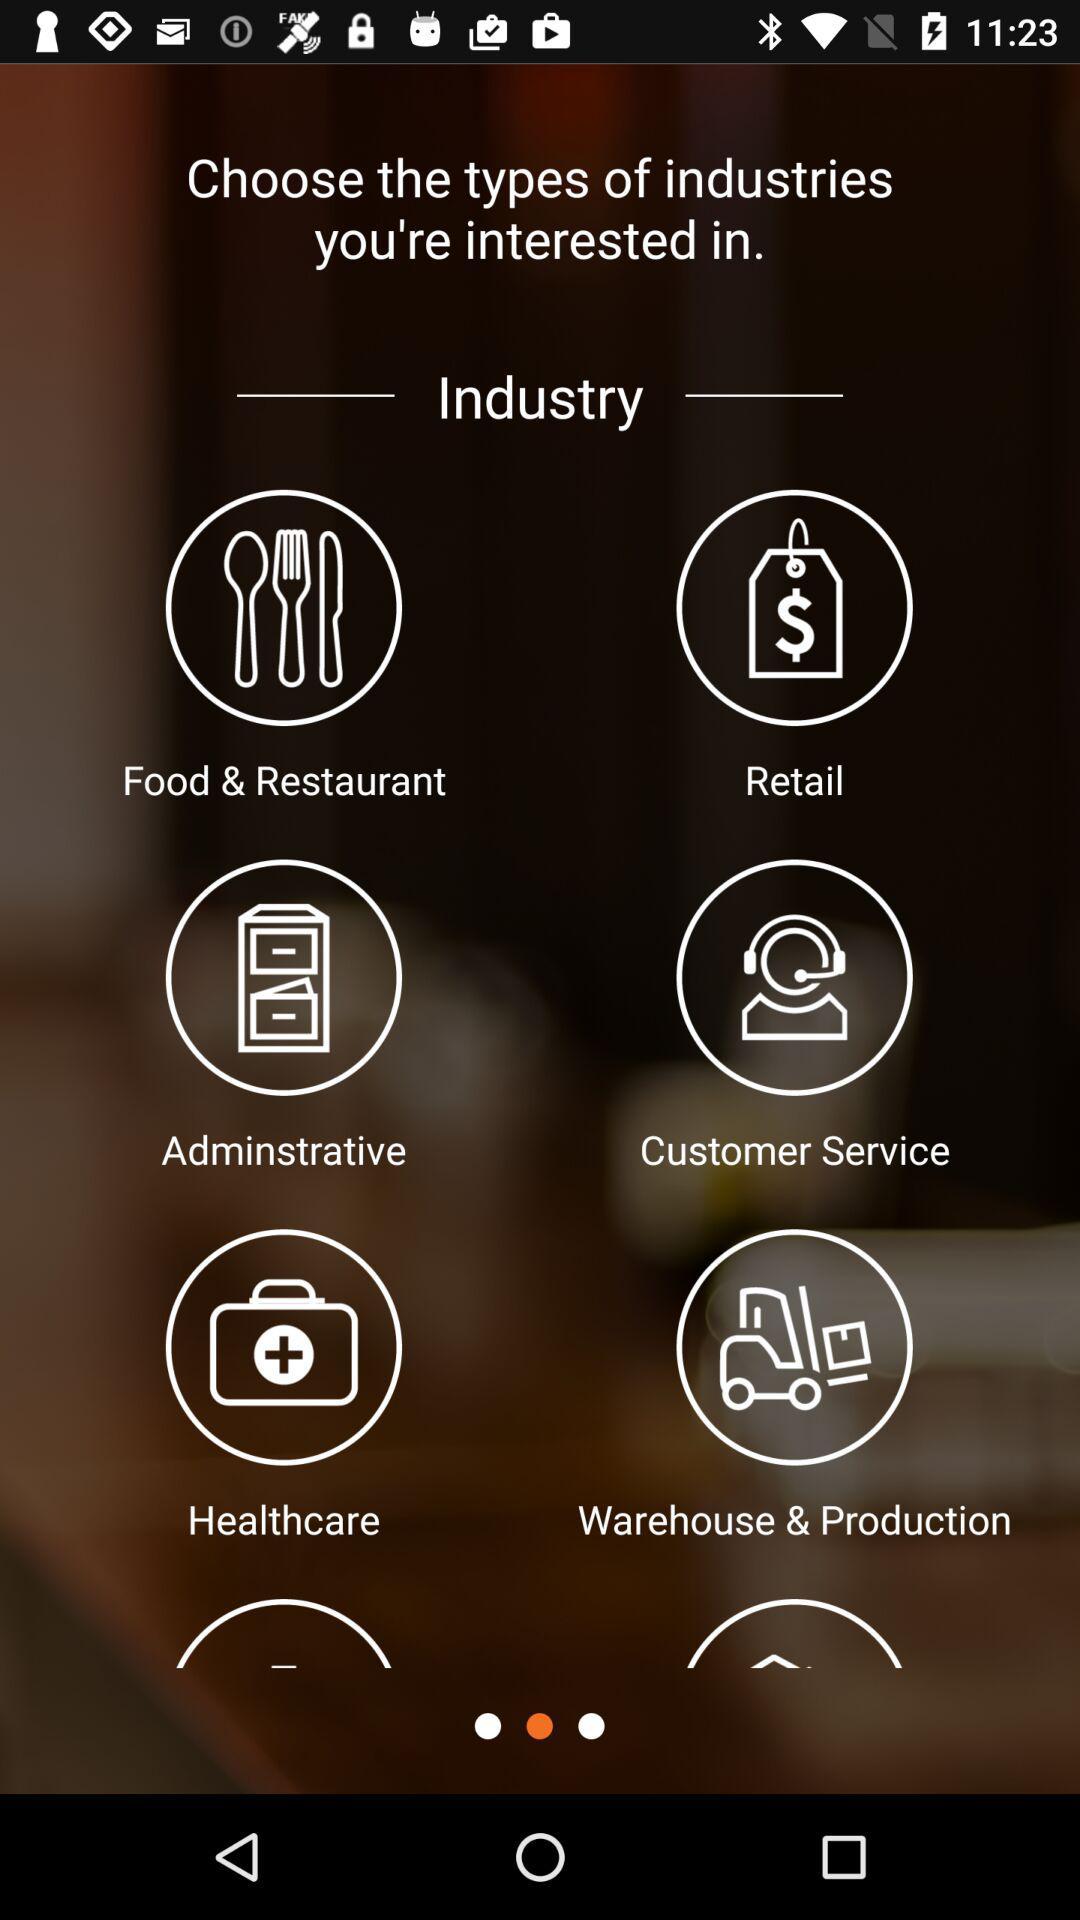 This screenshot has width=1080, height=1920. I want to click on item below the industry item, so click(538, 1725).